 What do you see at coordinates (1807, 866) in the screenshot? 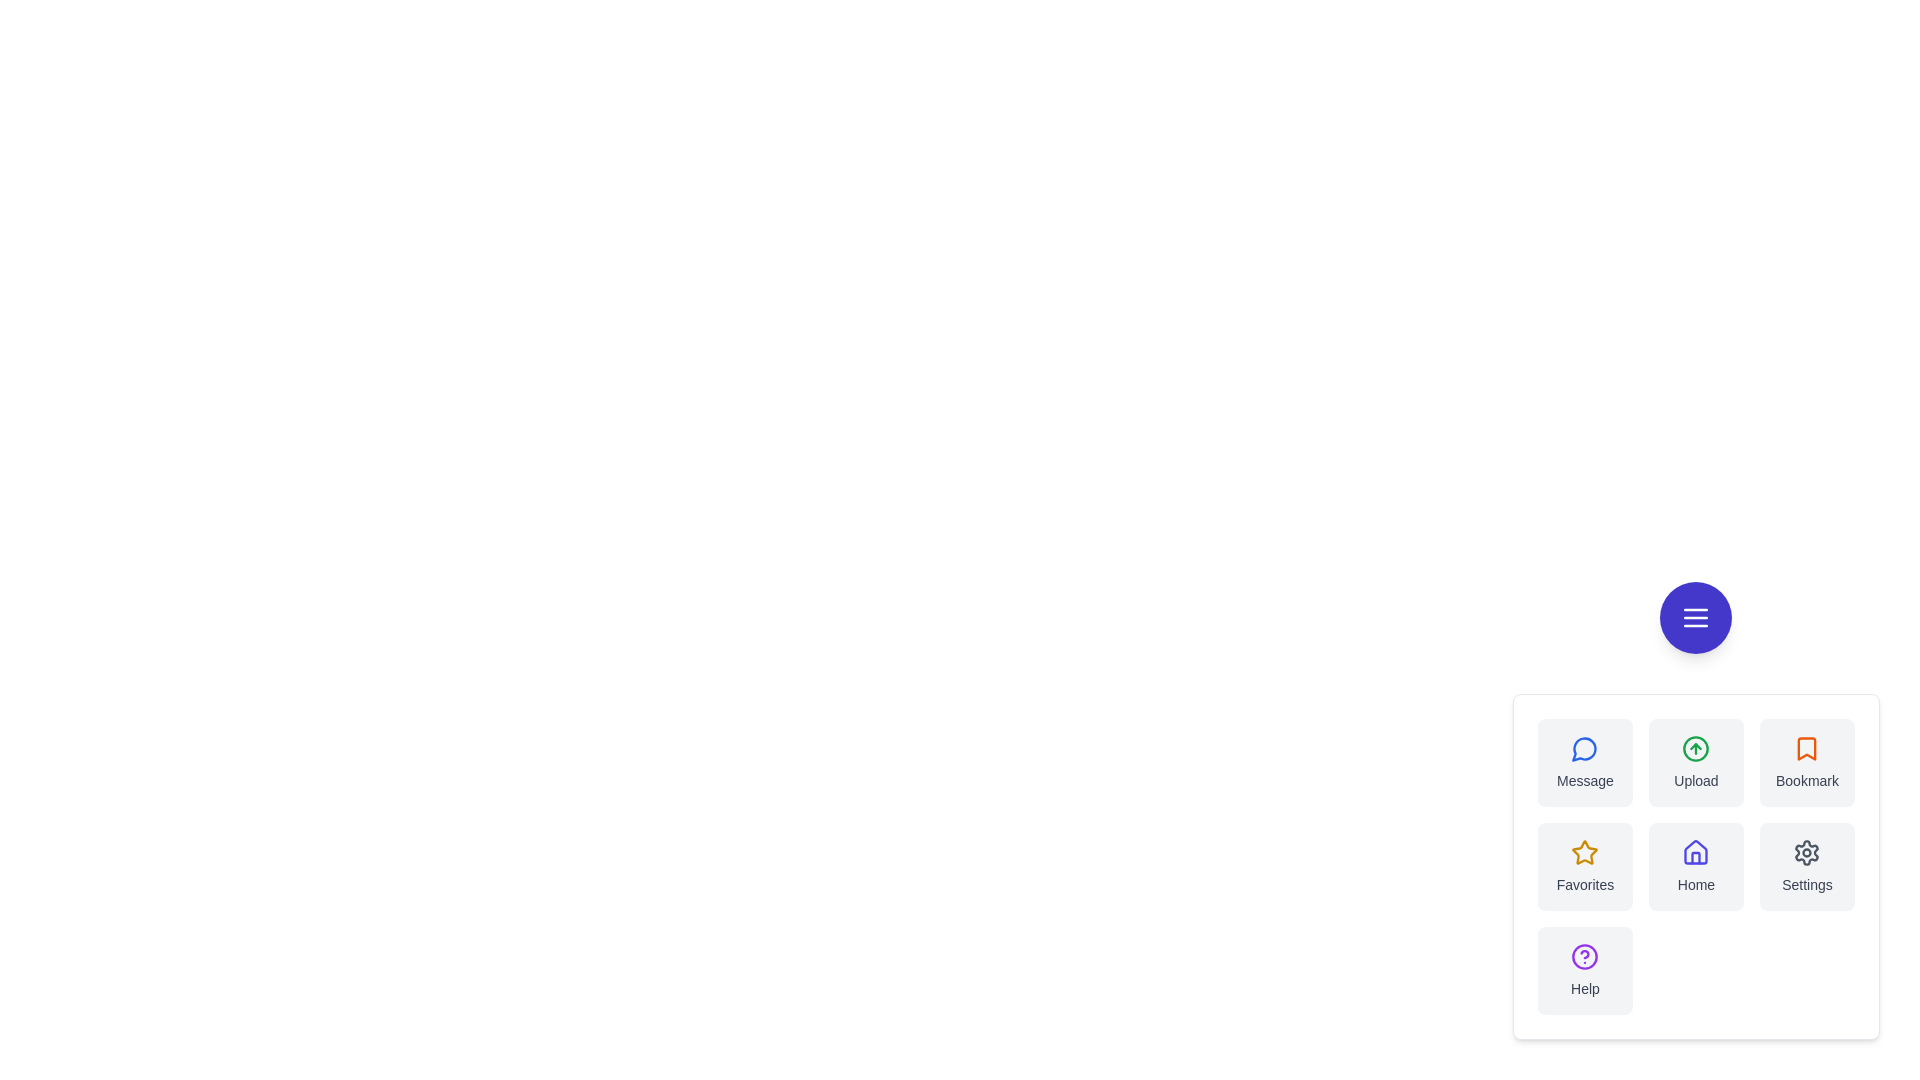
I see `the Settings button in the speed dial menu` at bounding box center [1807, 866].